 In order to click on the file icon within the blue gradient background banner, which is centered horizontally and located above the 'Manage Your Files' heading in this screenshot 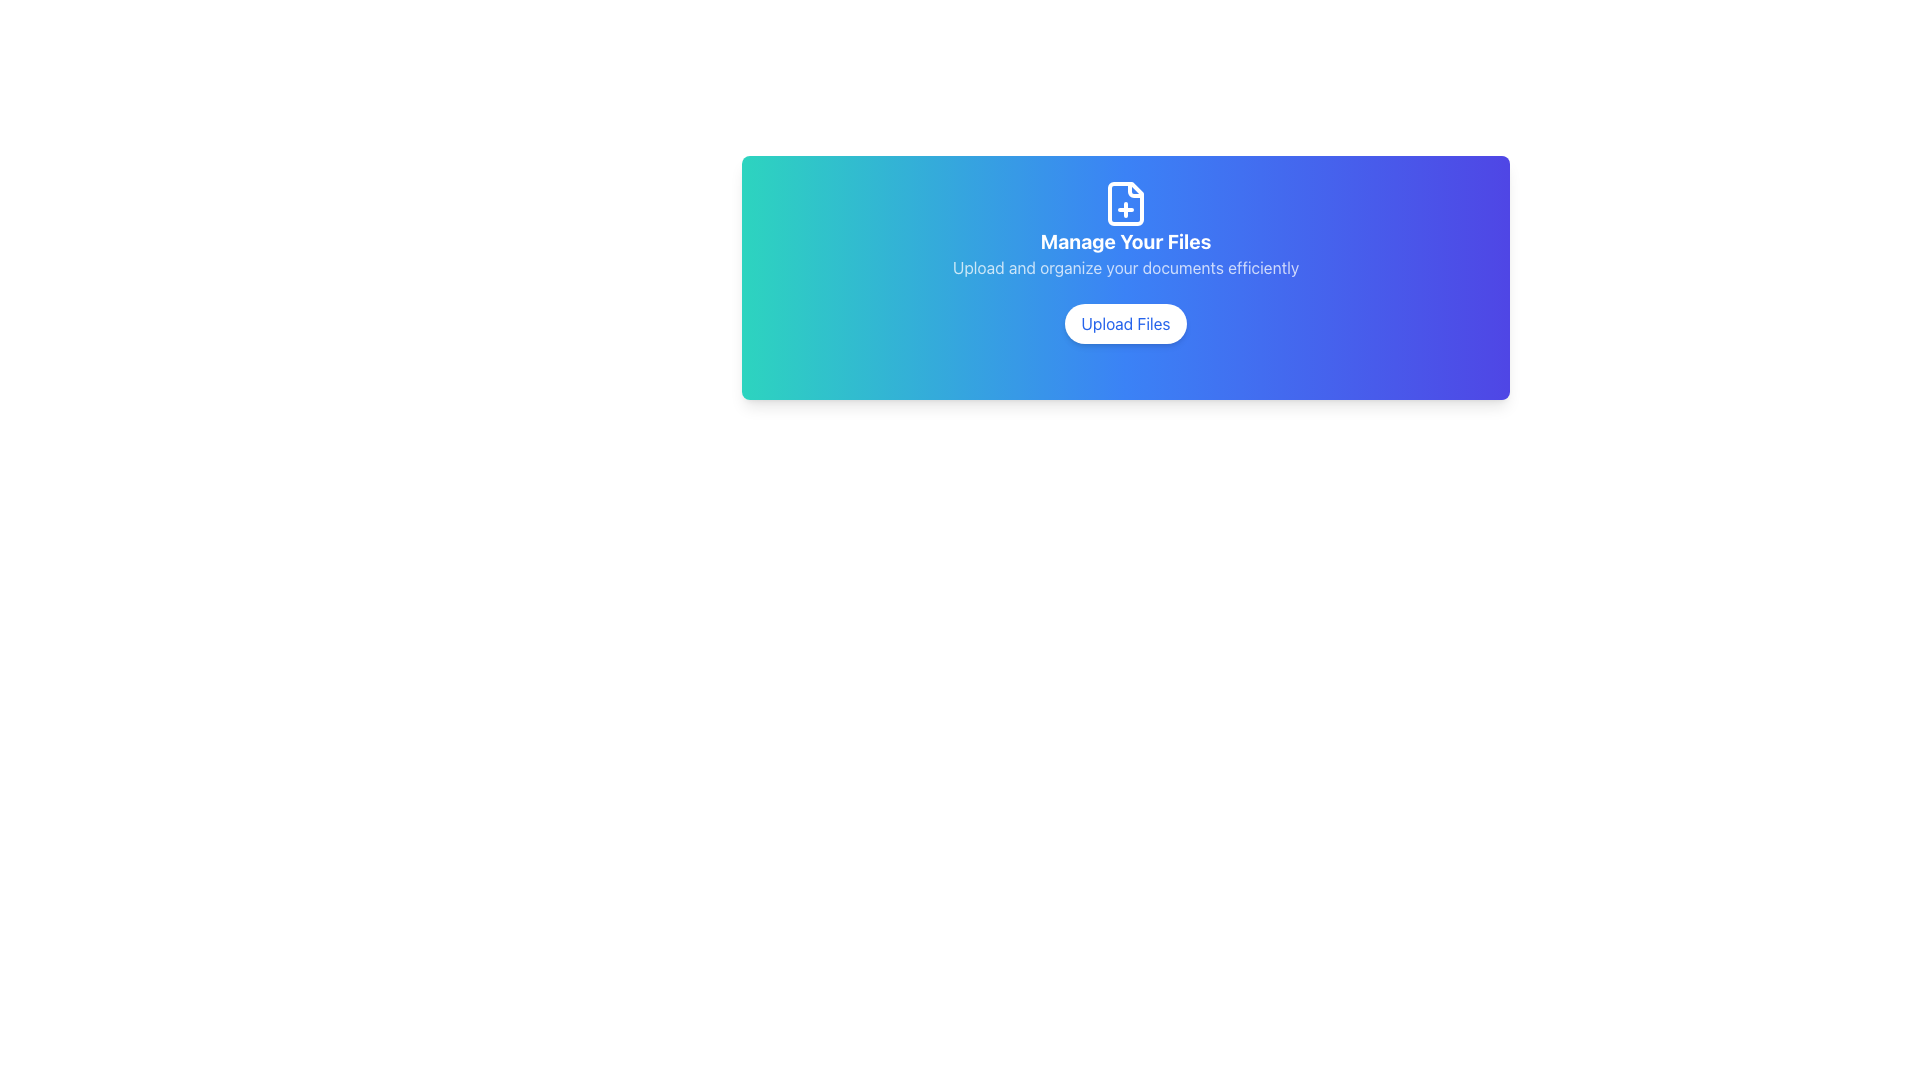, I will do `click(1126, 204)`.